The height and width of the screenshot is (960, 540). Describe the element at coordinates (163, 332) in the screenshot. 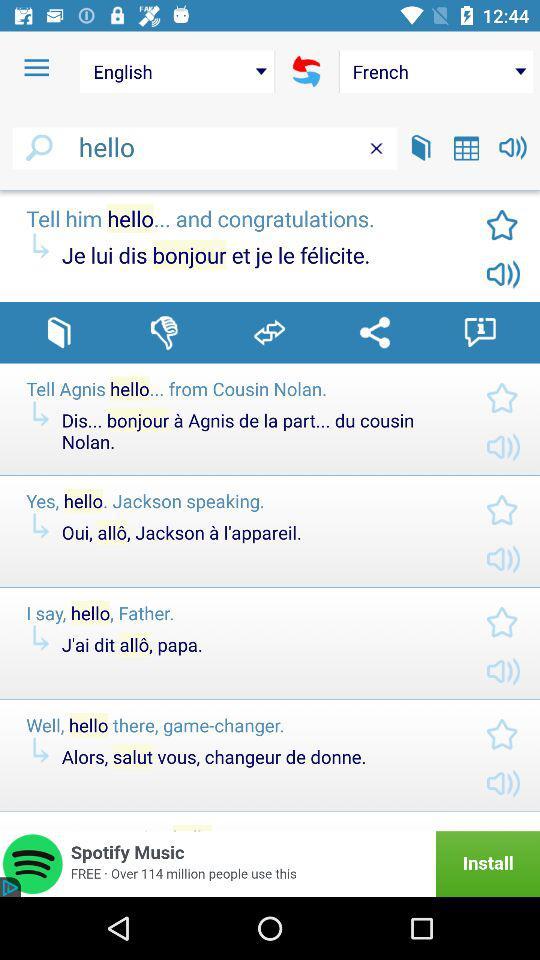

I see `dislike selection` at that location.